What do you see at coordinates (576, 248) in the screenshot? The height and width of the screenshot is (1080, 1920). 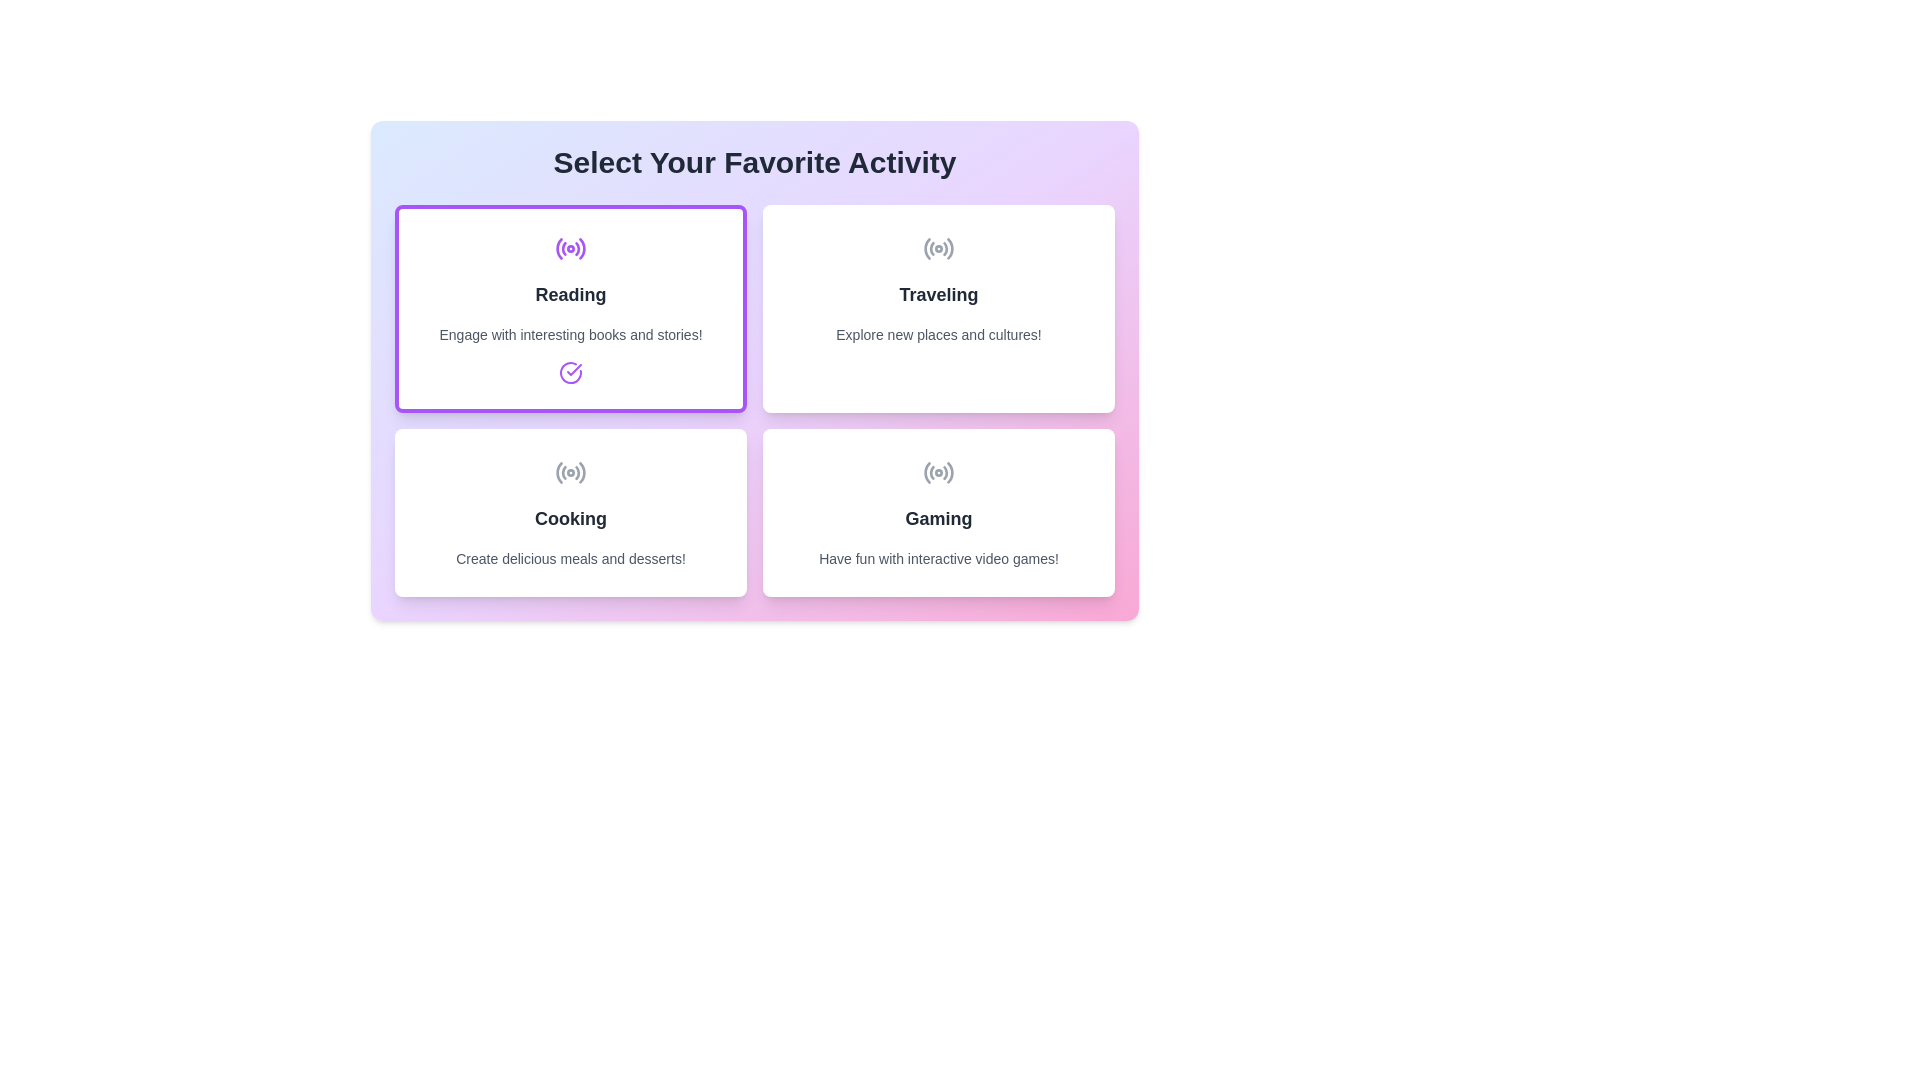 I see `the curved line segment with a purple stroke, part of the circular design in the upper-left selection card labeled 'Reading'` at bounding box center [576, 248].